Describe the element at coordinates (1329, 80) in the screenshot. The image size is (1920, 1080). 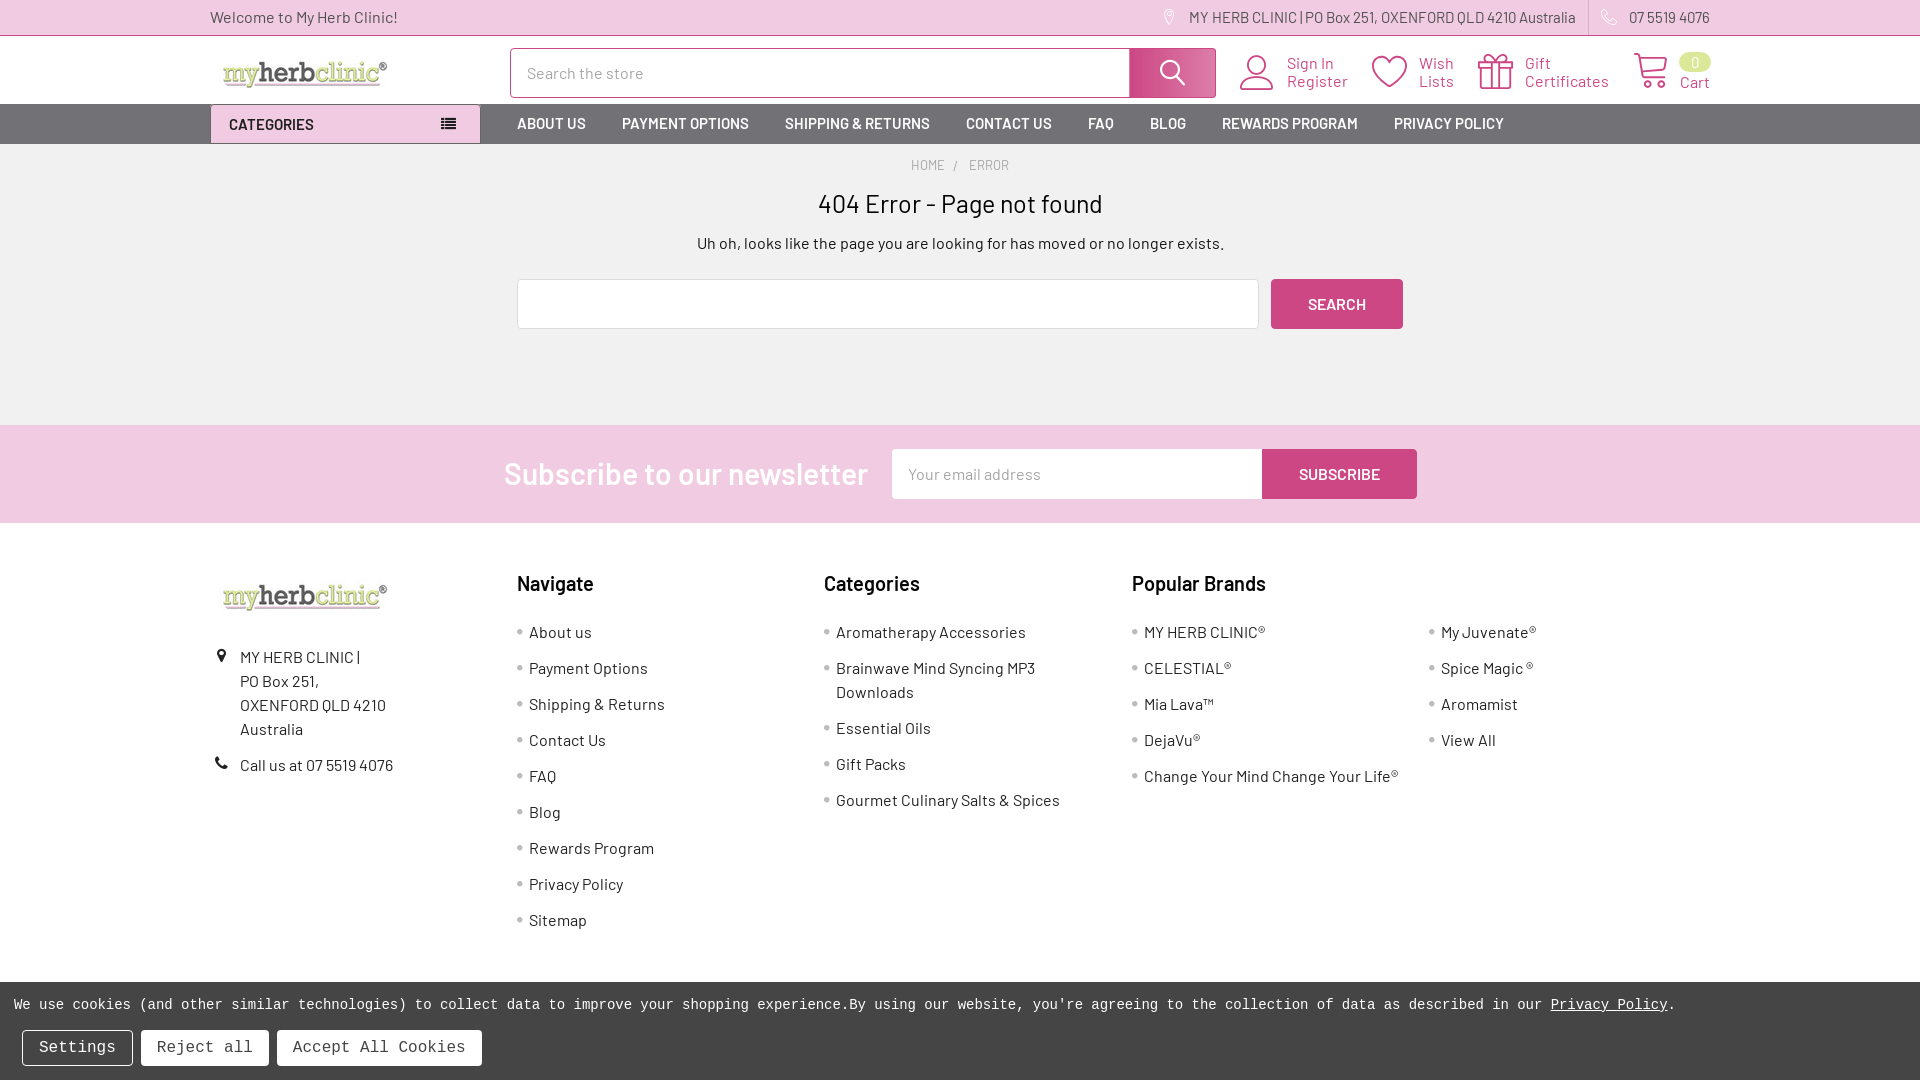
I see `'Register'` at that location.